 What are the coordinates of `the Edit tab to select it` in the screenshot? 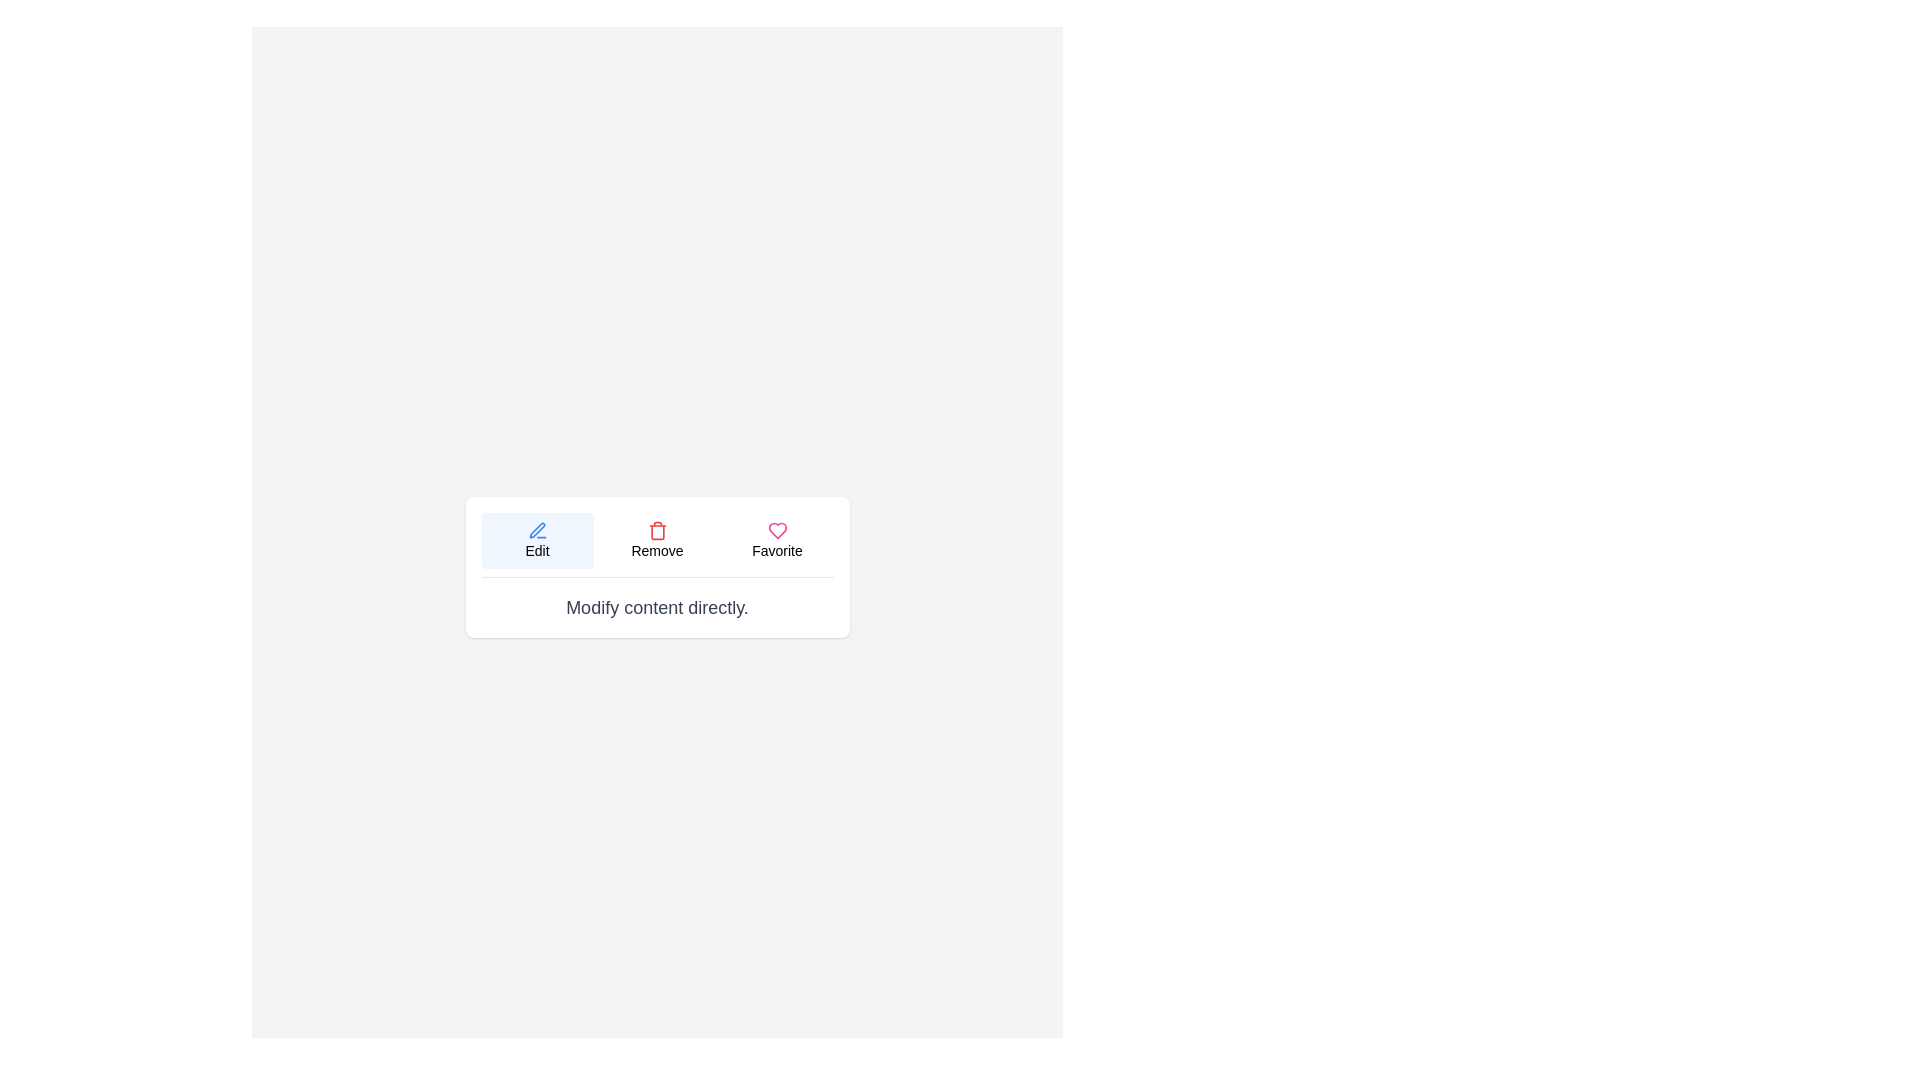 It's located at (537, 540).